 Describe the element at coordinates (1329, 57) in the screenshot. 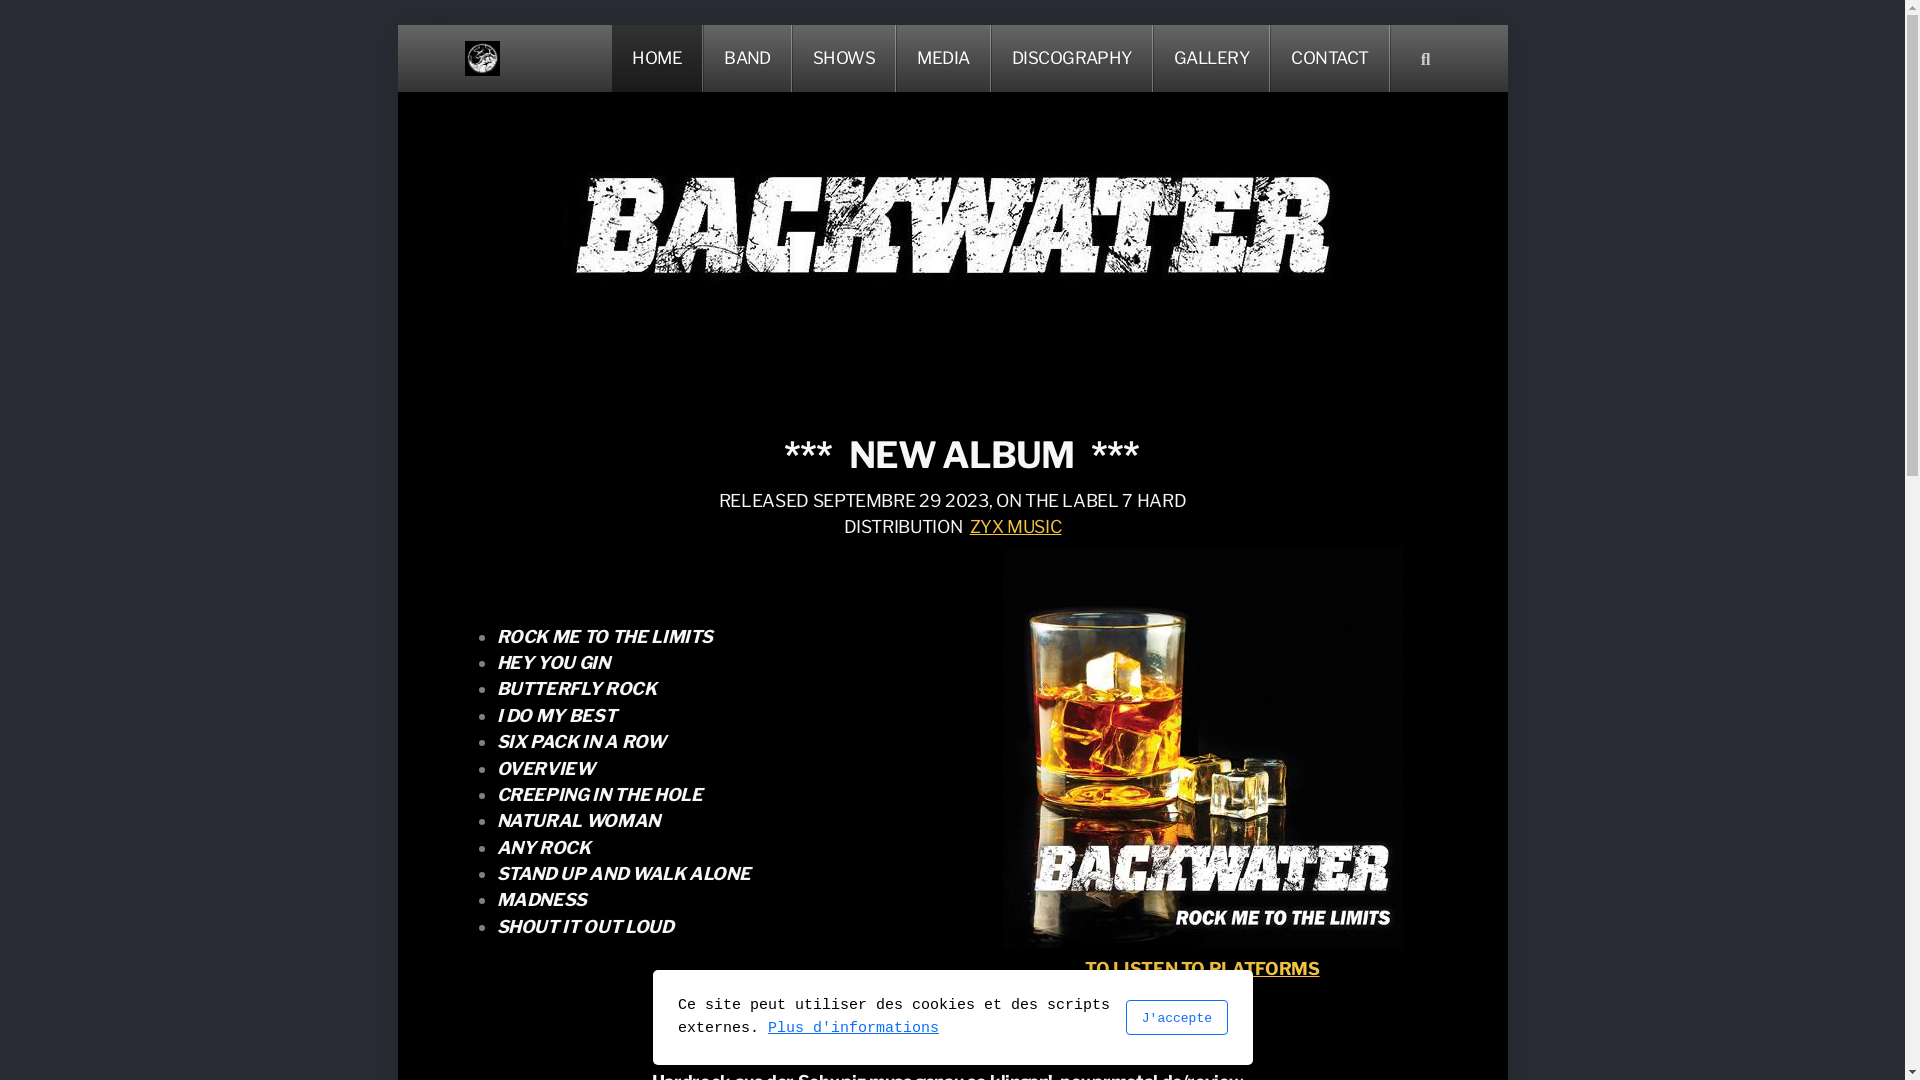

I see `'CONTACT'` at that location.